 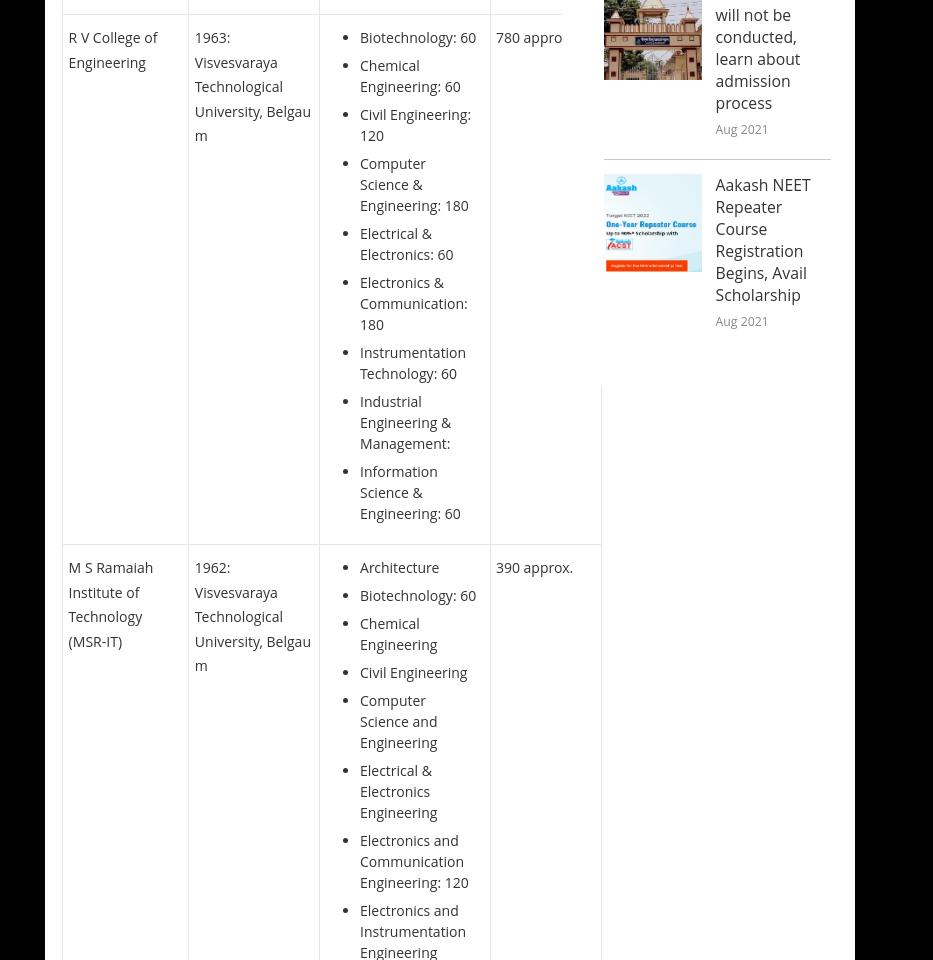 I want to click on 'Electrical & Electronics: 60', so click(x=406, y=243).